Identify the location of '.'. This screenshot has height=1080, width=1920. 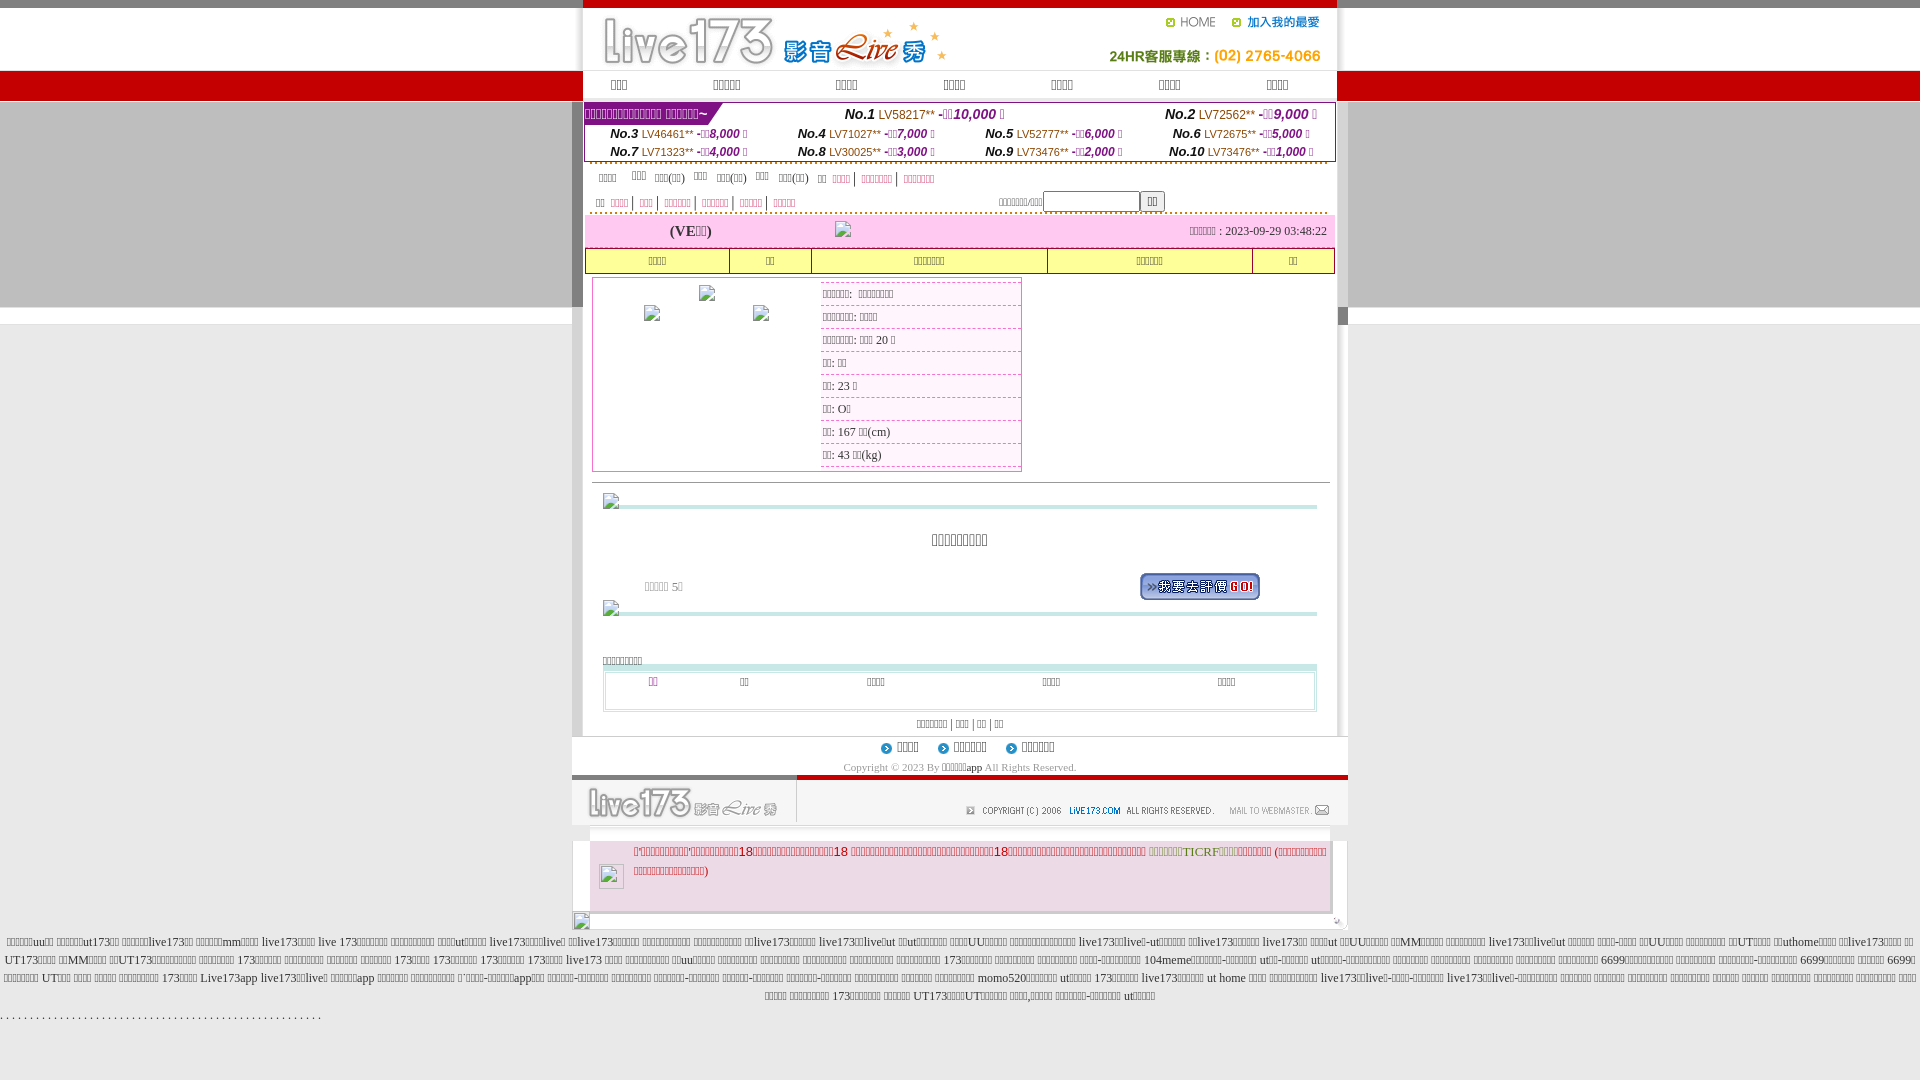
(258, 1014).